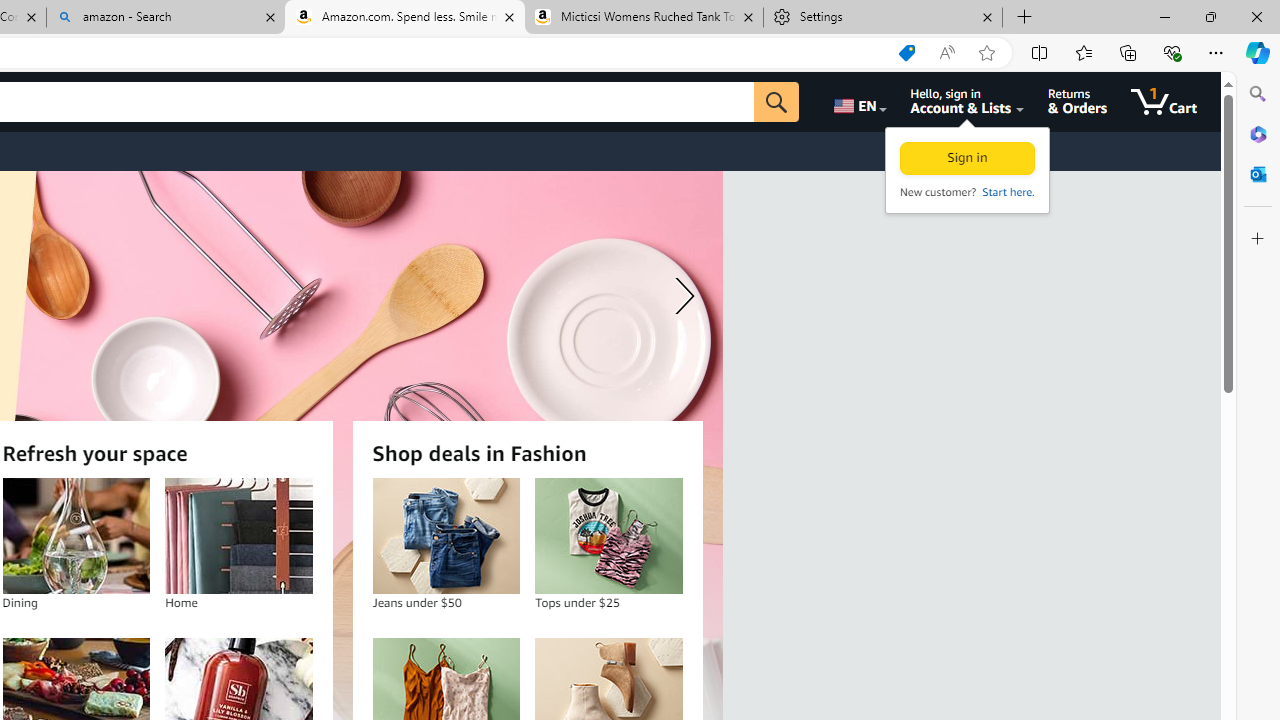 The height and width of the screenshot is (720, 1280). What do you see at coordinates (607, 535) in the screenshot?
I see `'Tops under $25'` at bounding box center [607, 535].